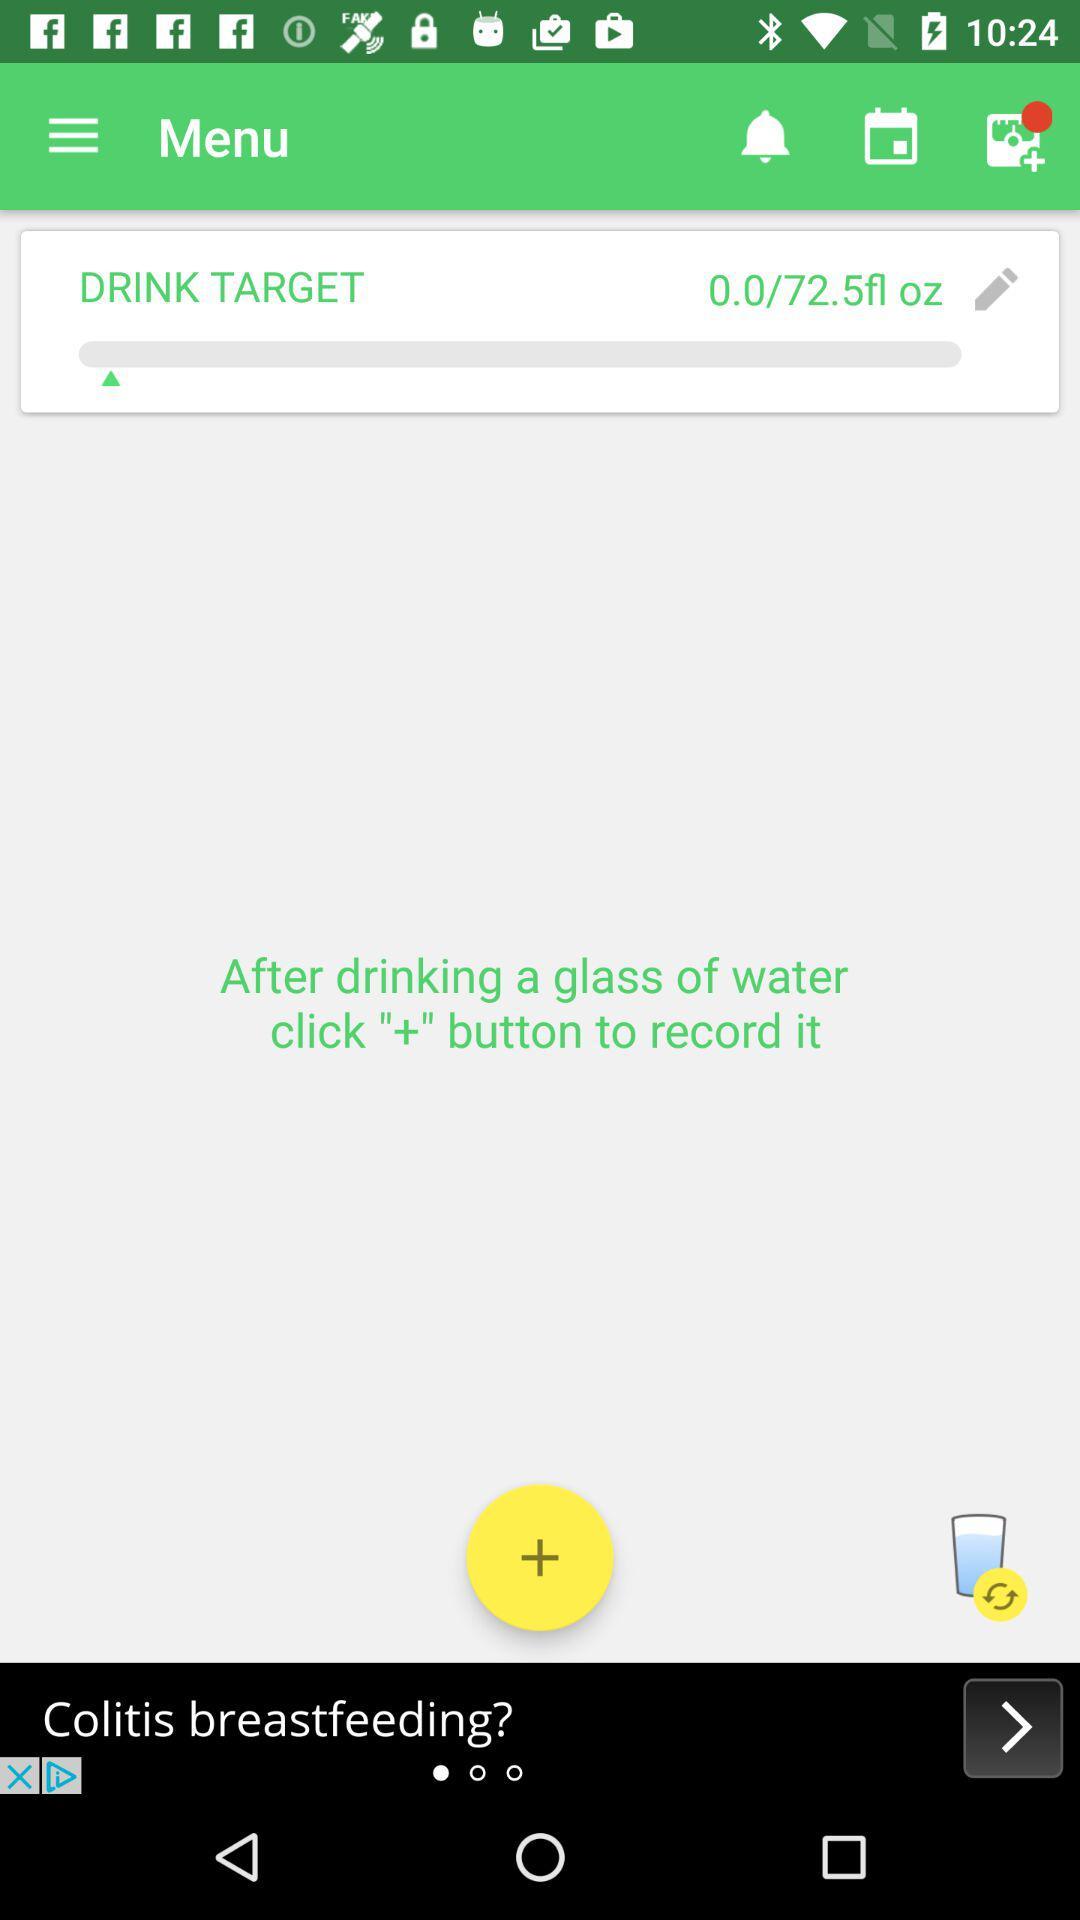 This screenshot has width=1080, height=1920. I want to click on open menu, so click(72, 135).